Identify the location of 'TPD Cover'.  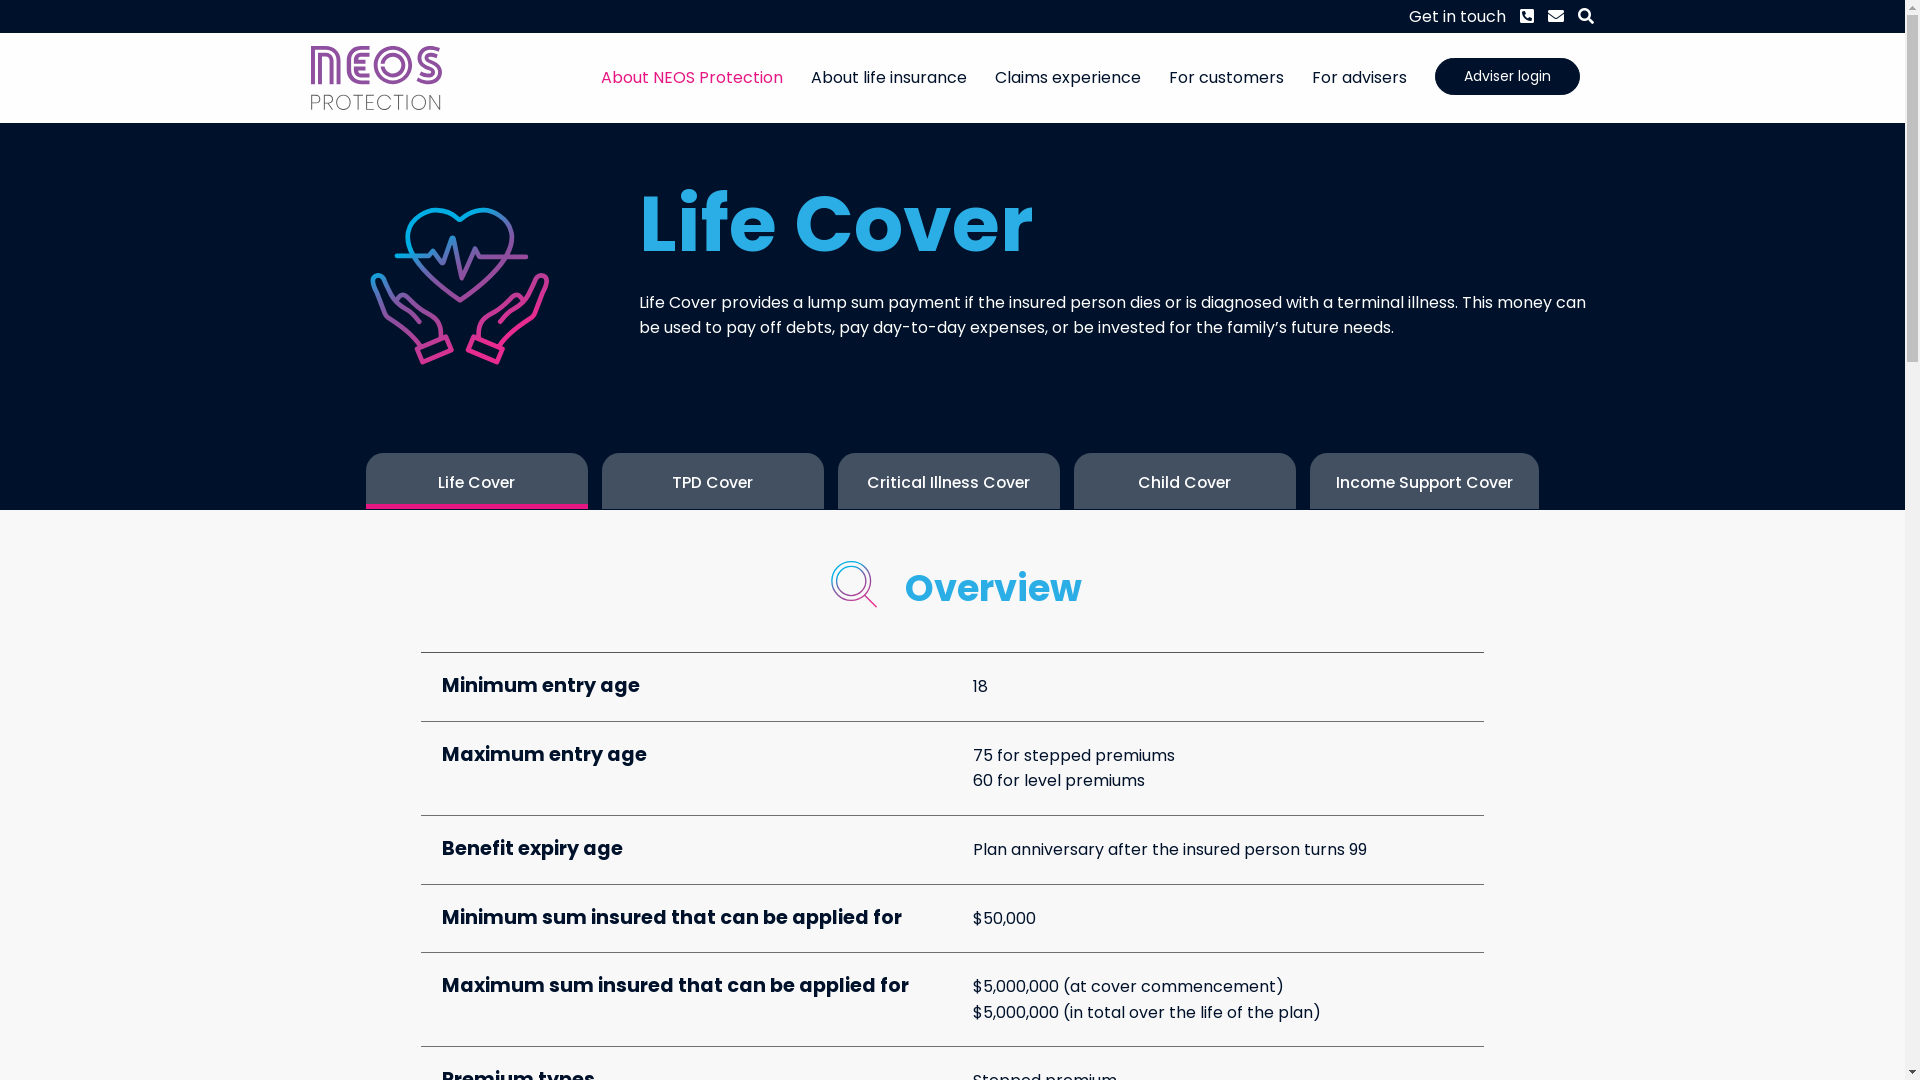
(713, 481).